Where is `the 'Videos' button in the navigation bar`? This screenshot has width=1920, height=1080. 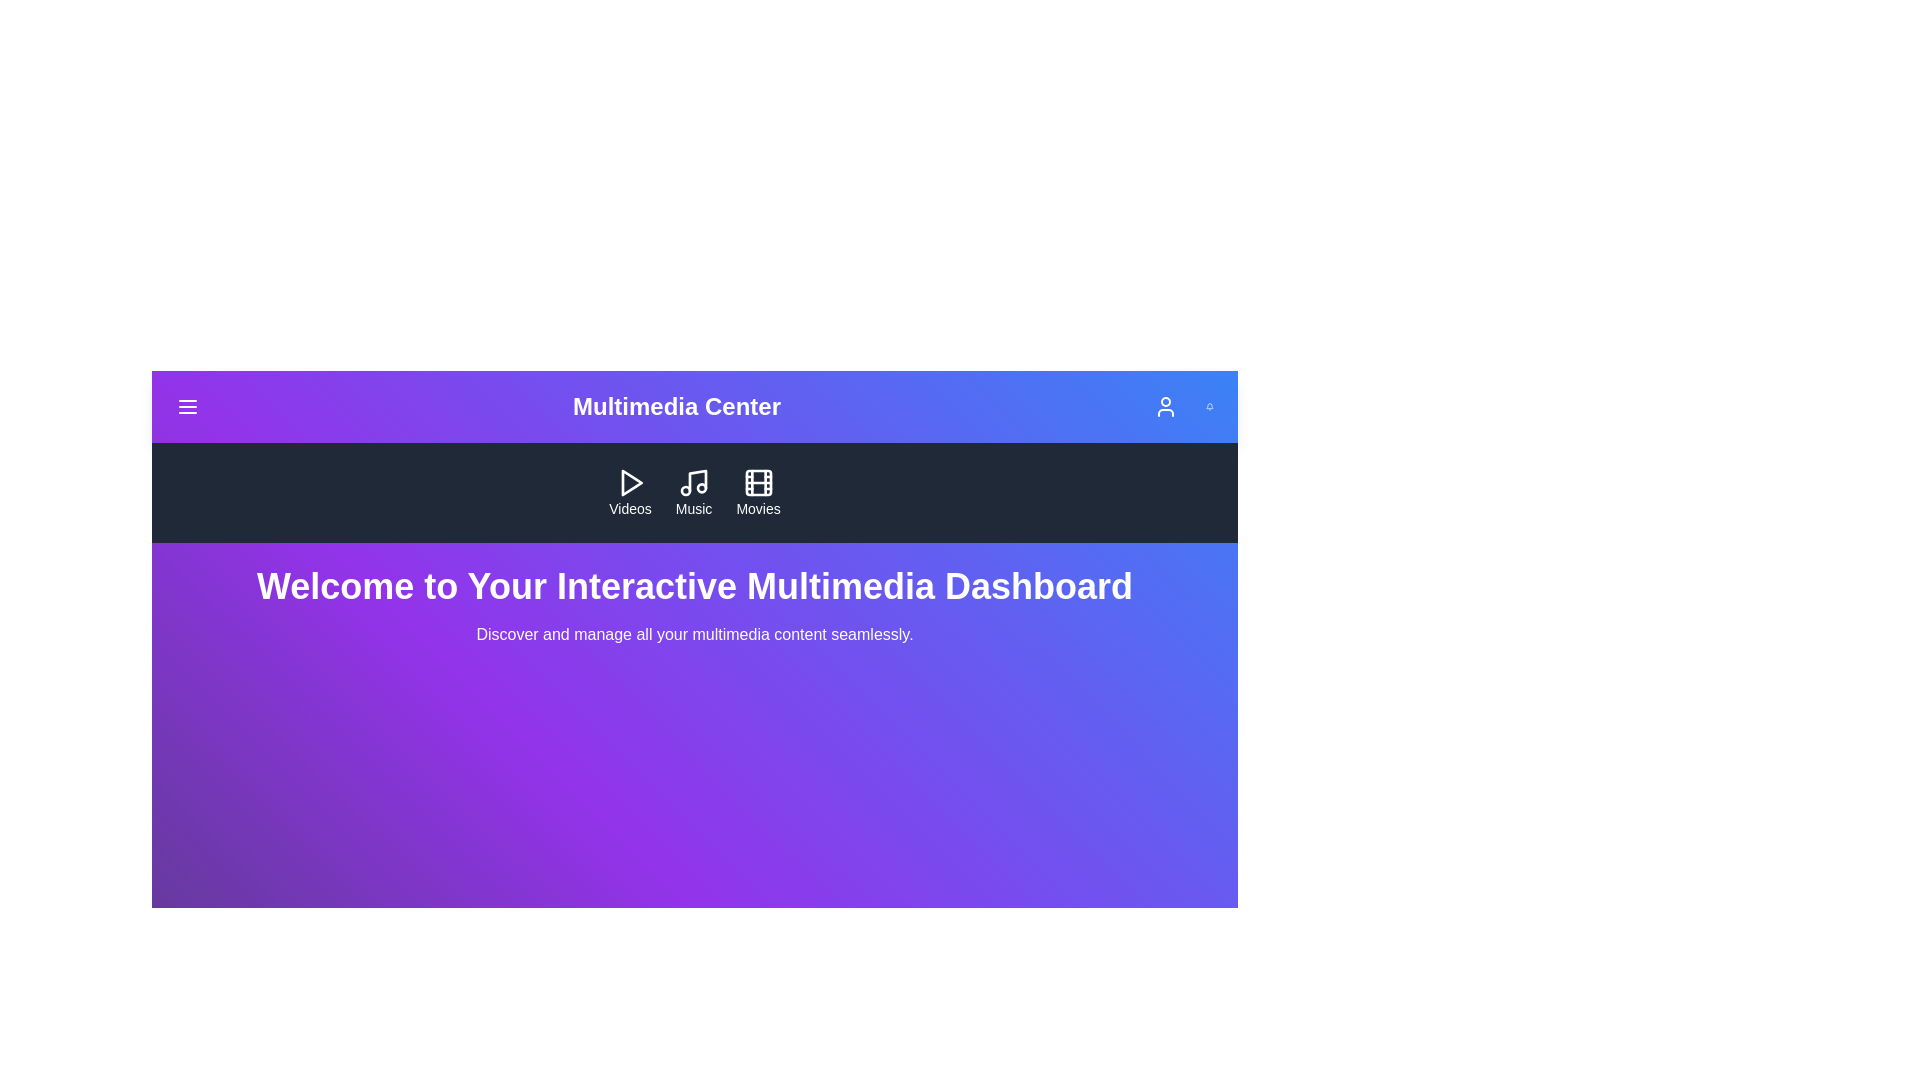
the 'Videos' button in the navigation bar is located at coordinates (628, 493).